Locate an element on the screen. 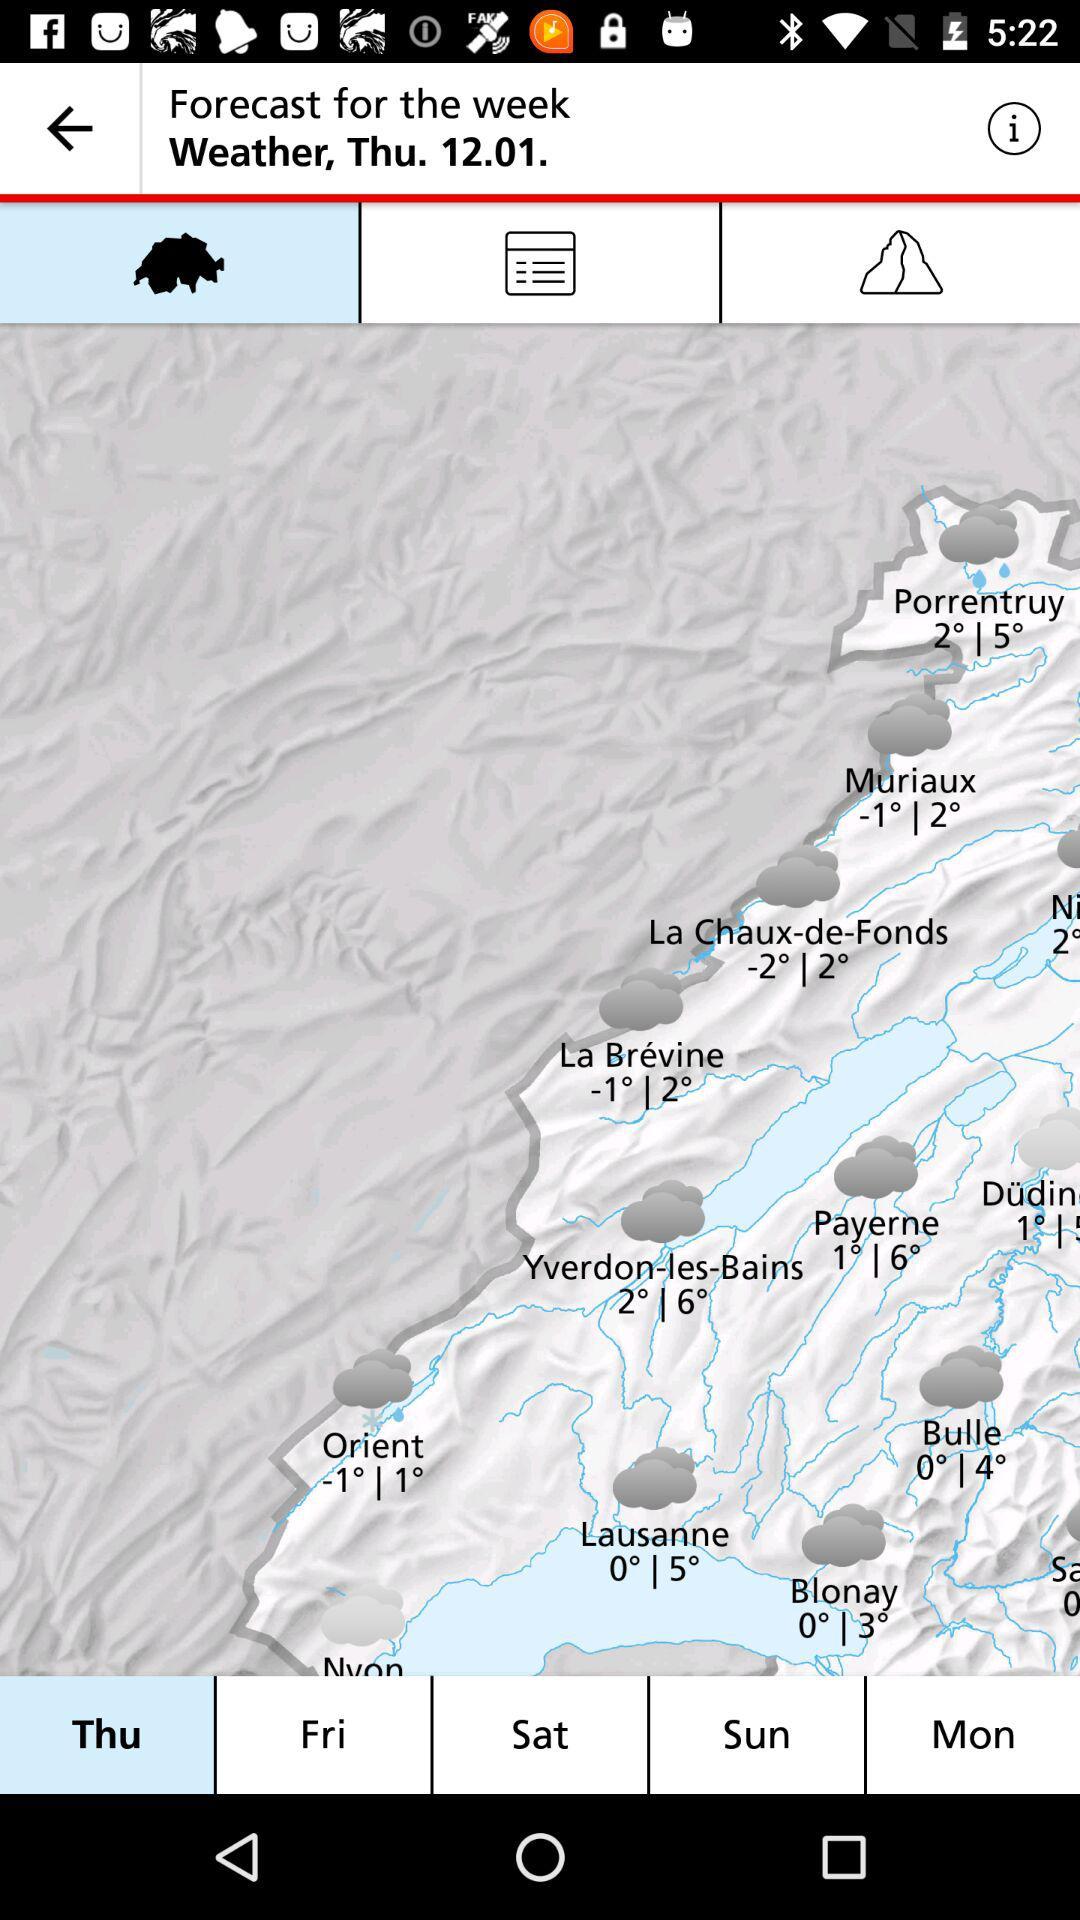 Image resolution: width=1080 pixels, height=1920 pixels. the button which is below information icon on the page is located at coordinates (901, 262).